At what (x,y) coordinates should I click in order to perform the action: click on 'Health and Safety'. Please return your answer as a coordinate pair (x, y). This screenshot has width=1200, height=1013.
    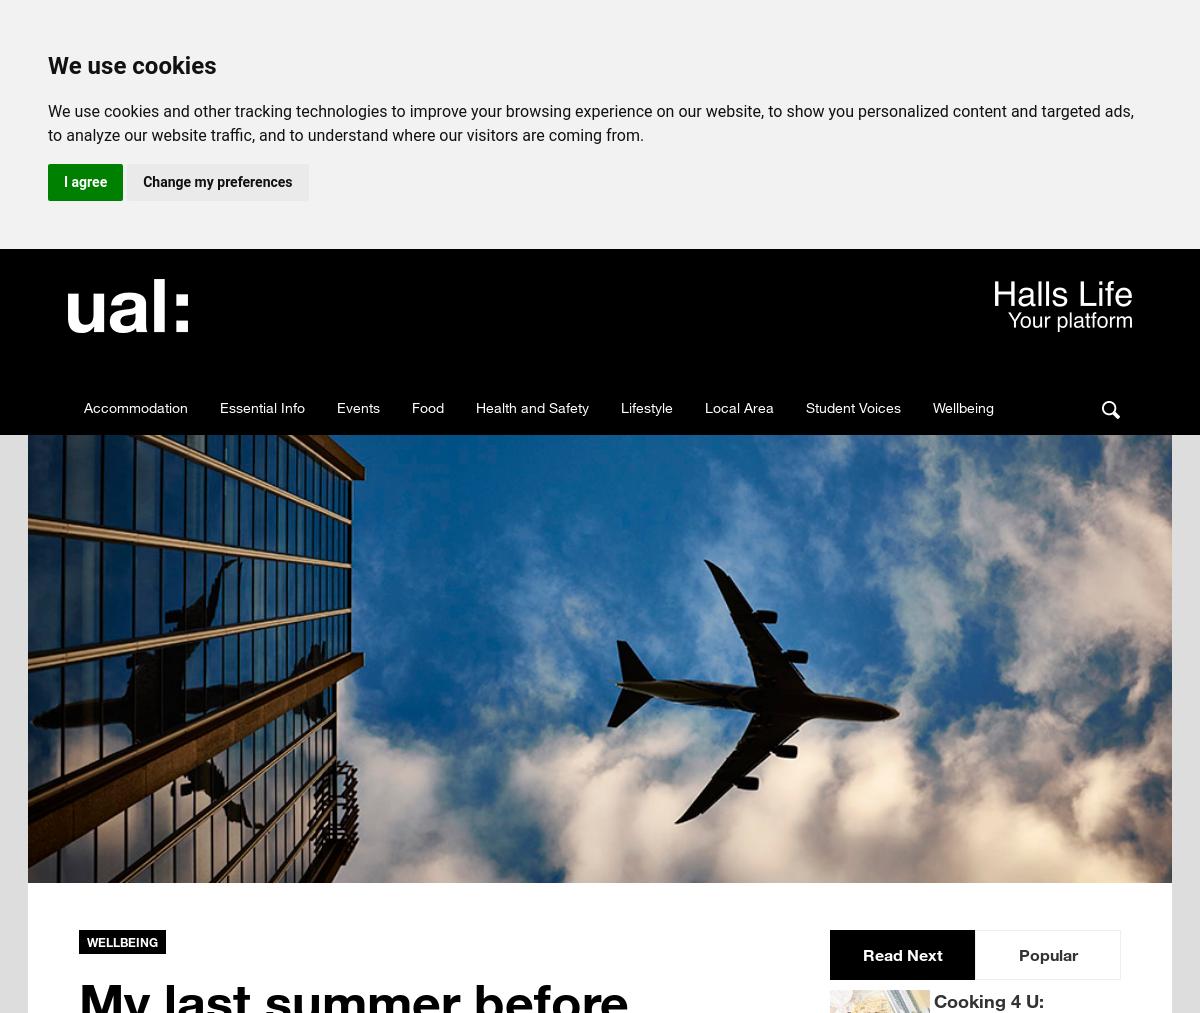
    Looking at the image, I should click on (531, 406).